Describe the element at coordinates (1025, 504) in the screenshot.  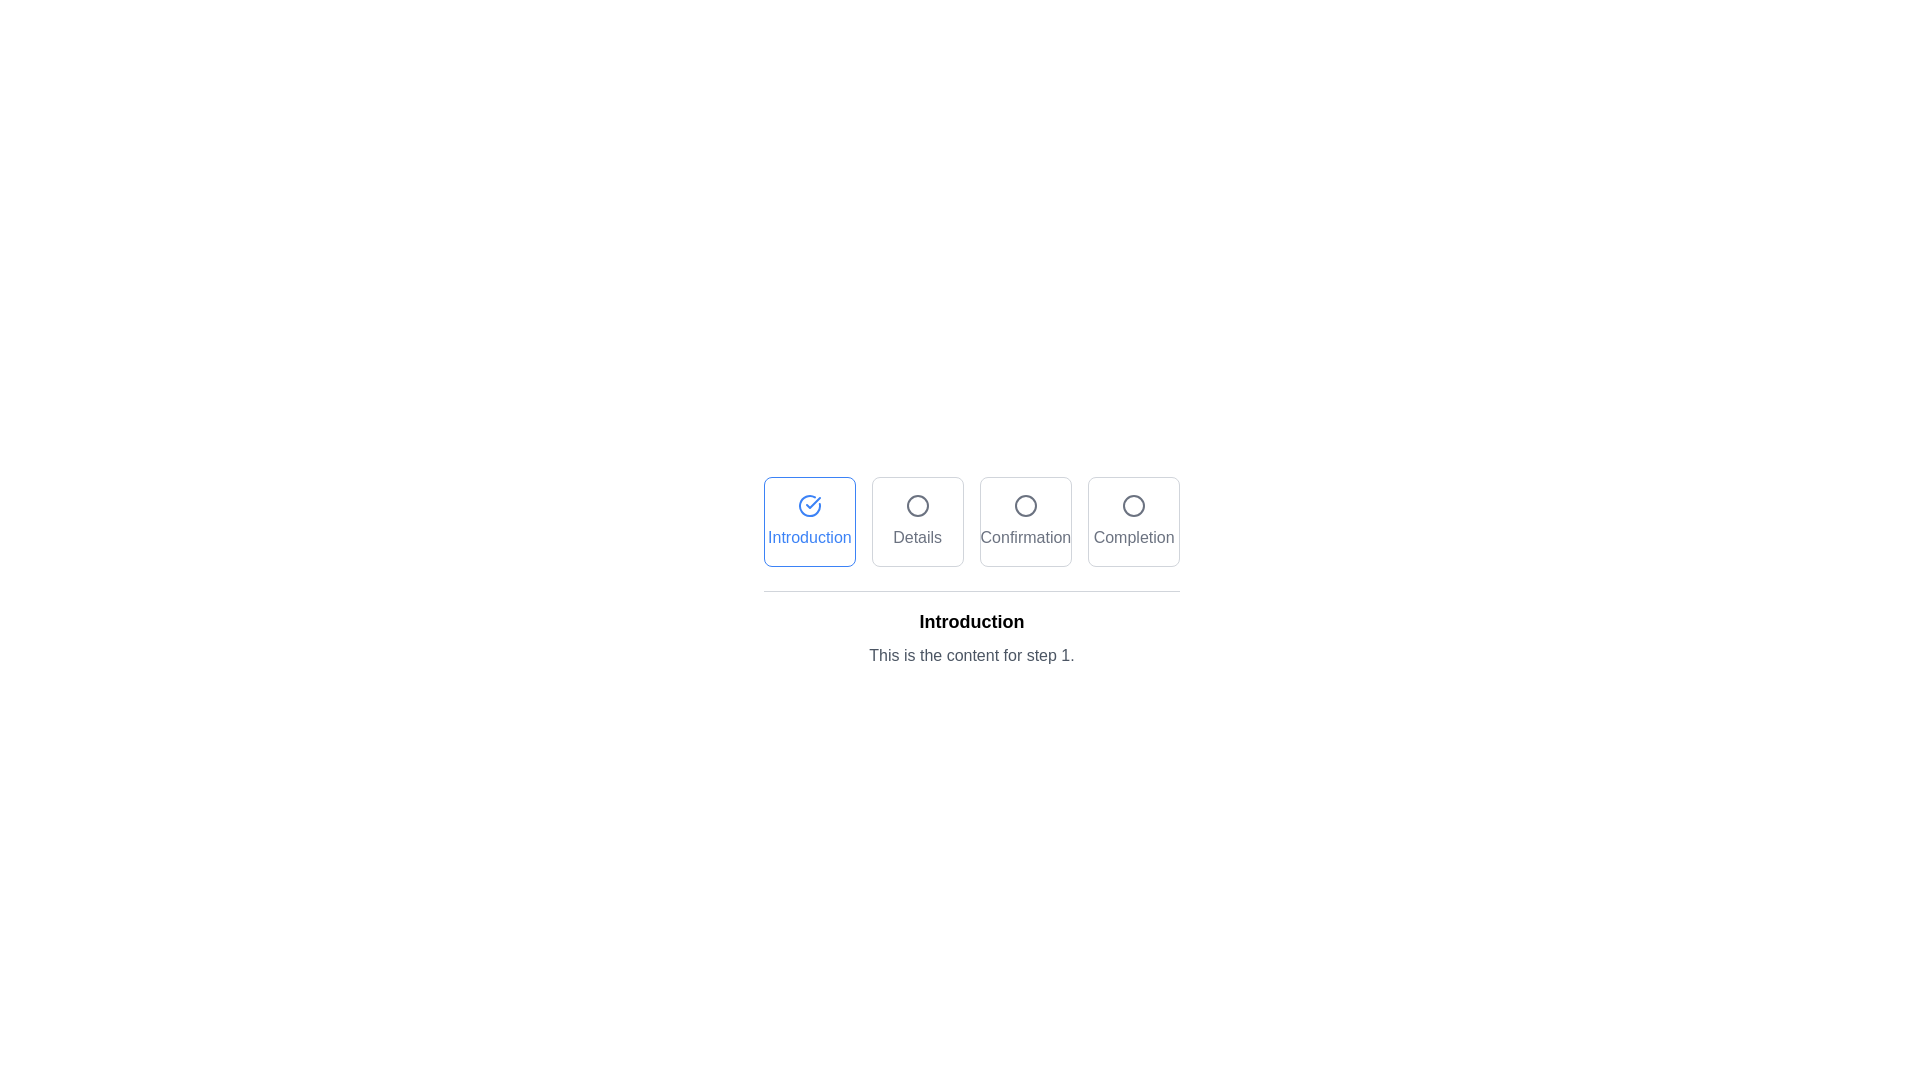
I see `the circular graphical indicator that represents the 'Confirmation' step in the horizontal step indicator, which is the third button in the sequence of four buttons` at that location.